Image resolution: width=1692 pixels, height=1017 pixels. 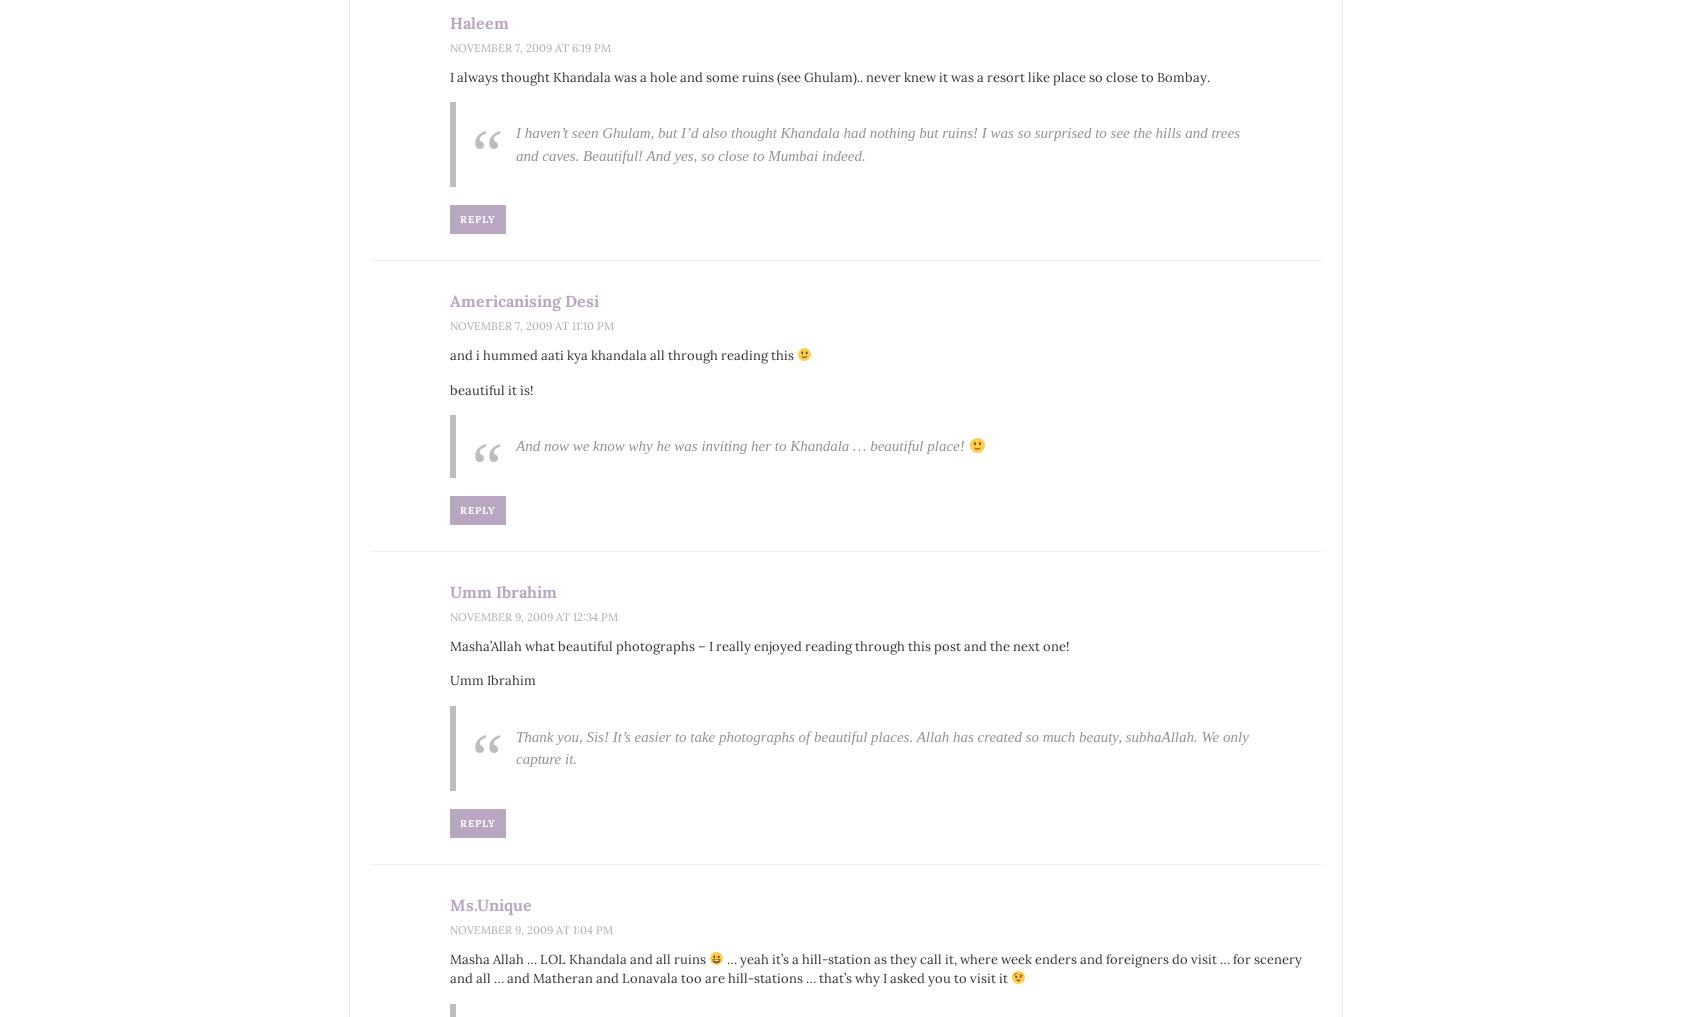 What do you see at coordinates (490, 388) in the screenshot?
I see `'beautiful it is!'` at bounding box center [490, 388].